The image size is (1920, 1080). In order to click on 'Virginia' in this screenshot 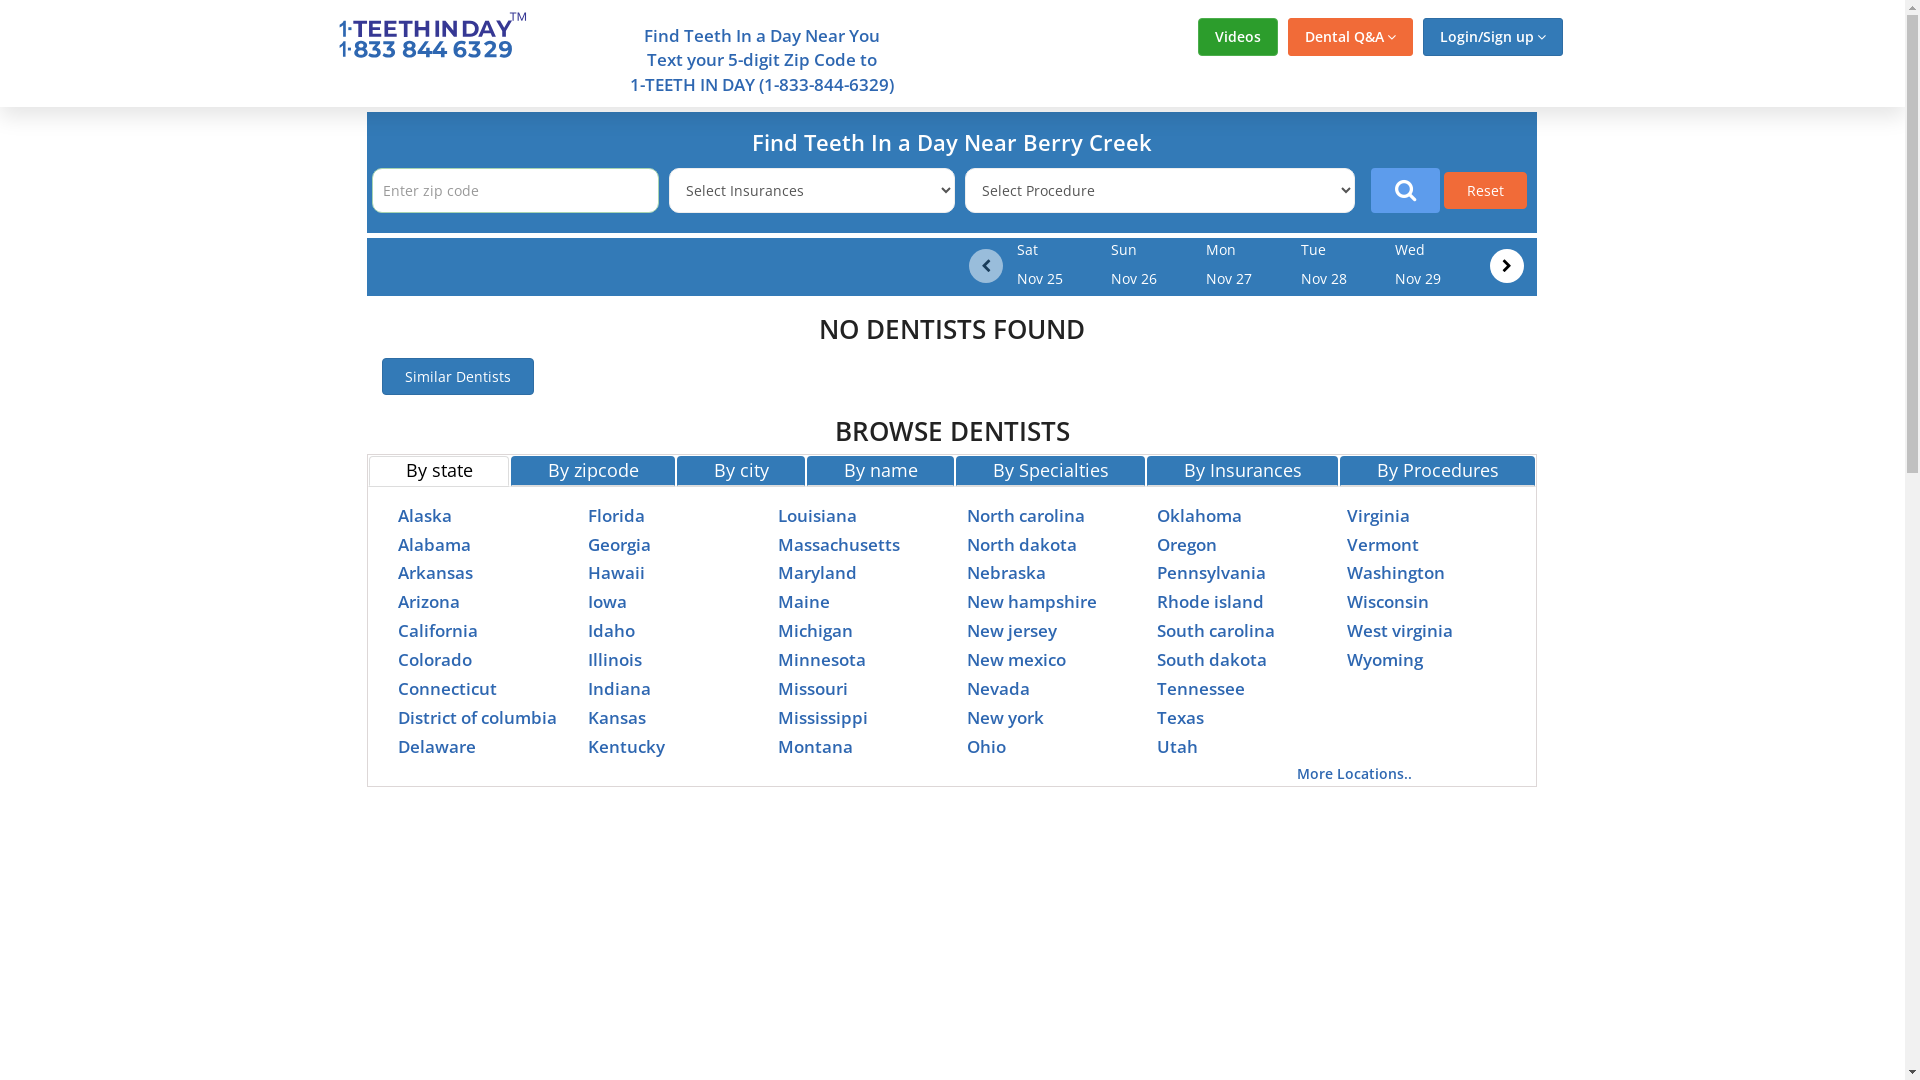, I will do `click(1377, 514)`.